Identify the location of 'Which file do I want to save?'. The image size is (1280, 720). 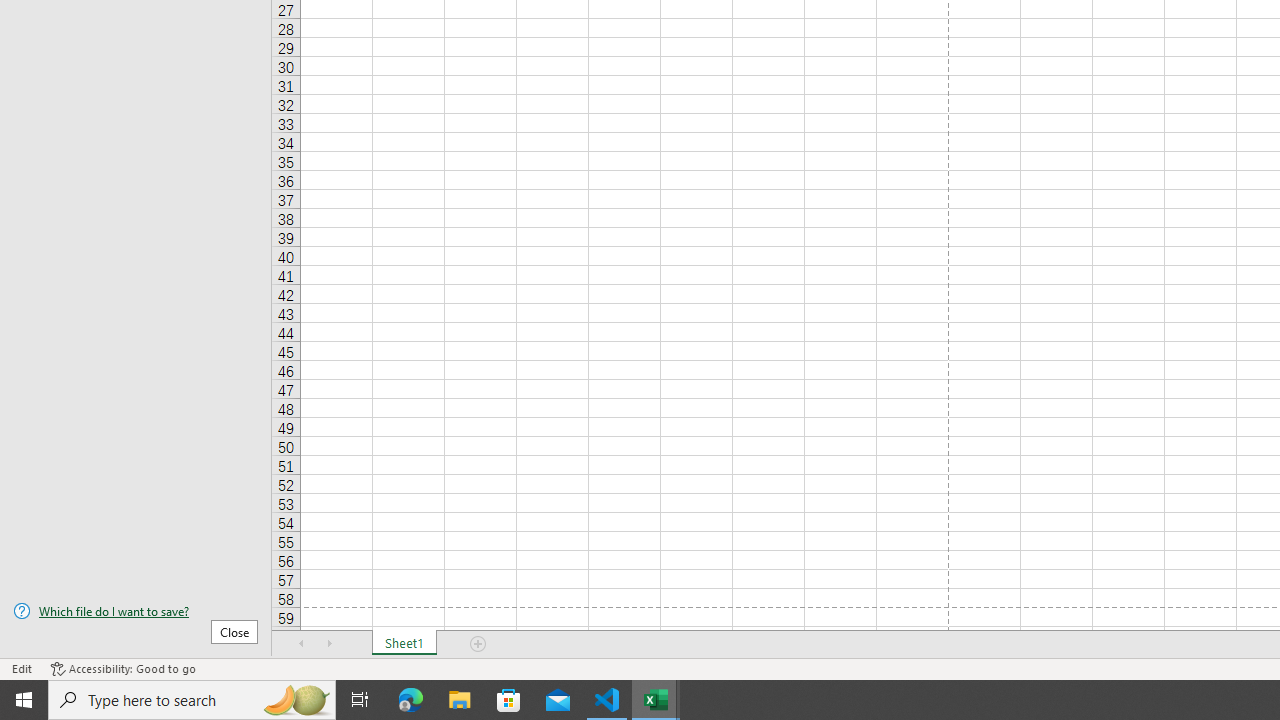
(135, 610).